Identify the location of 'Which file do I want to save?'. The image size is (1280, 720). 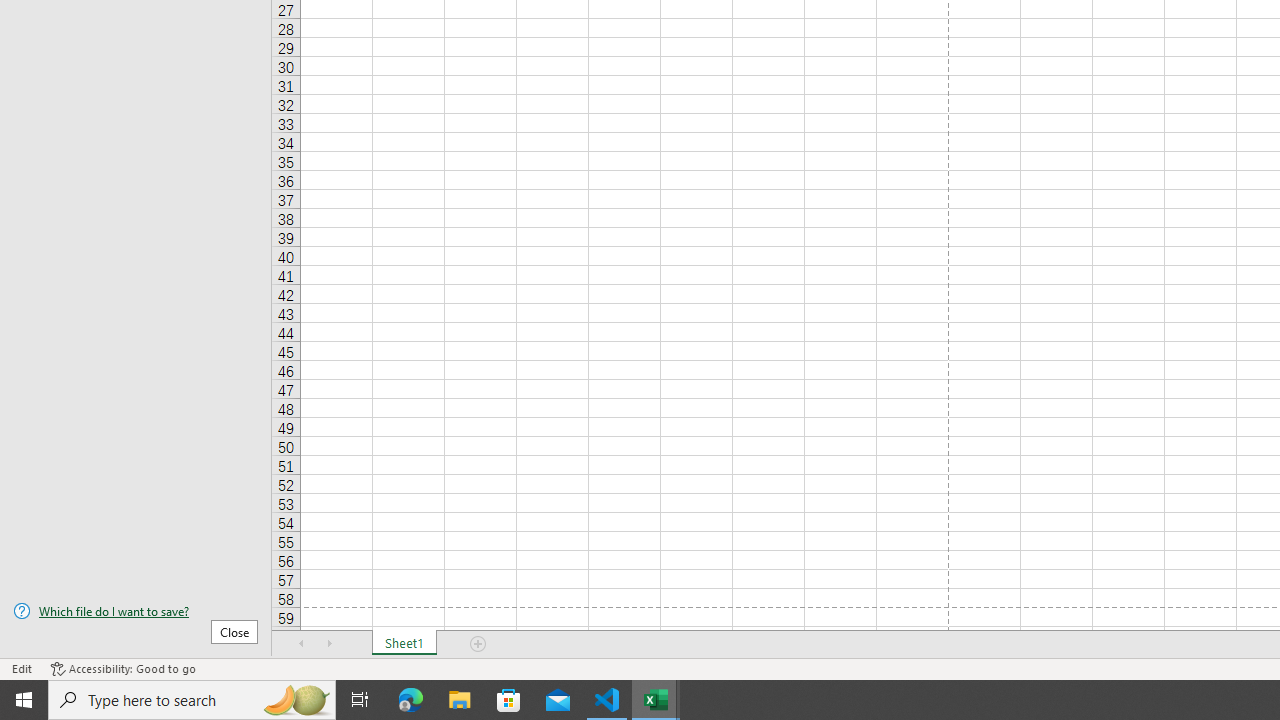
(135, 610).